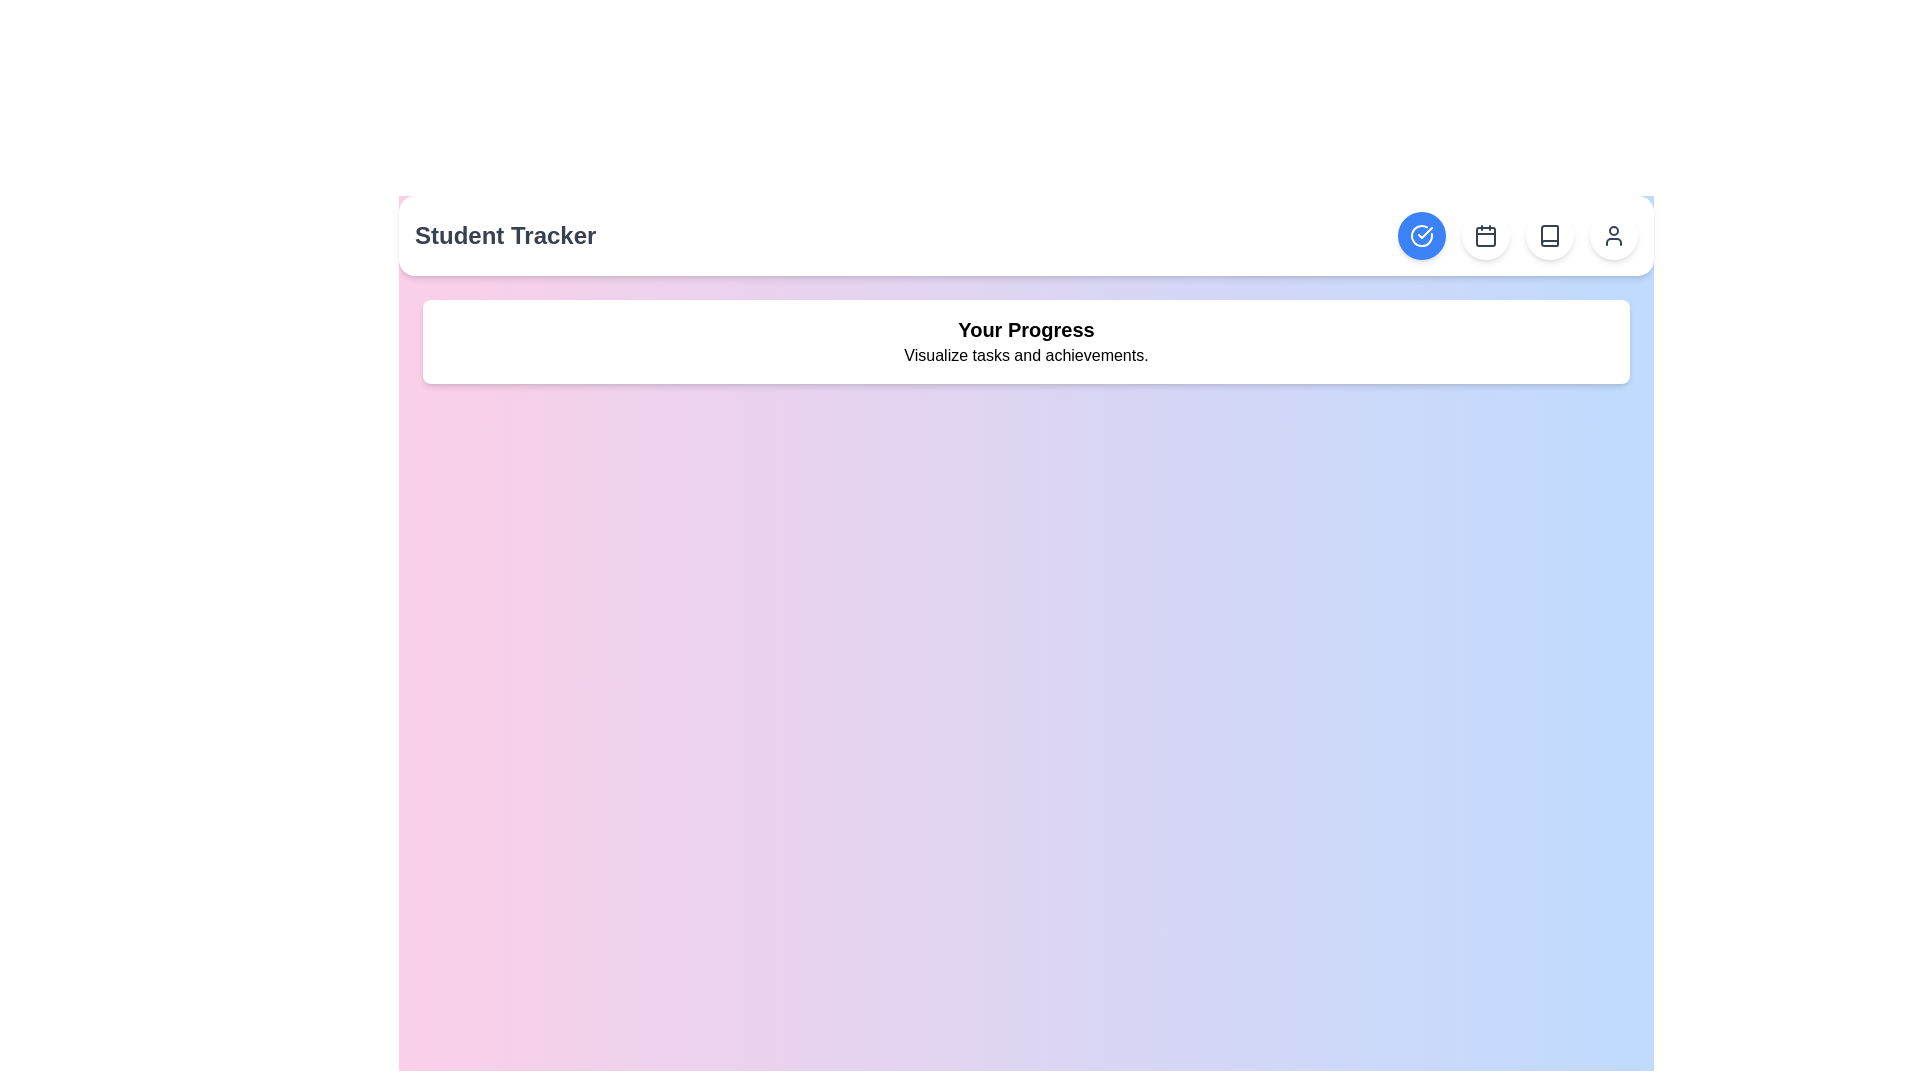  I want to click on the rounded circular button with a book icon, located in the top-right corner of the layout, for keyboard navigation, so click(1549, 234).